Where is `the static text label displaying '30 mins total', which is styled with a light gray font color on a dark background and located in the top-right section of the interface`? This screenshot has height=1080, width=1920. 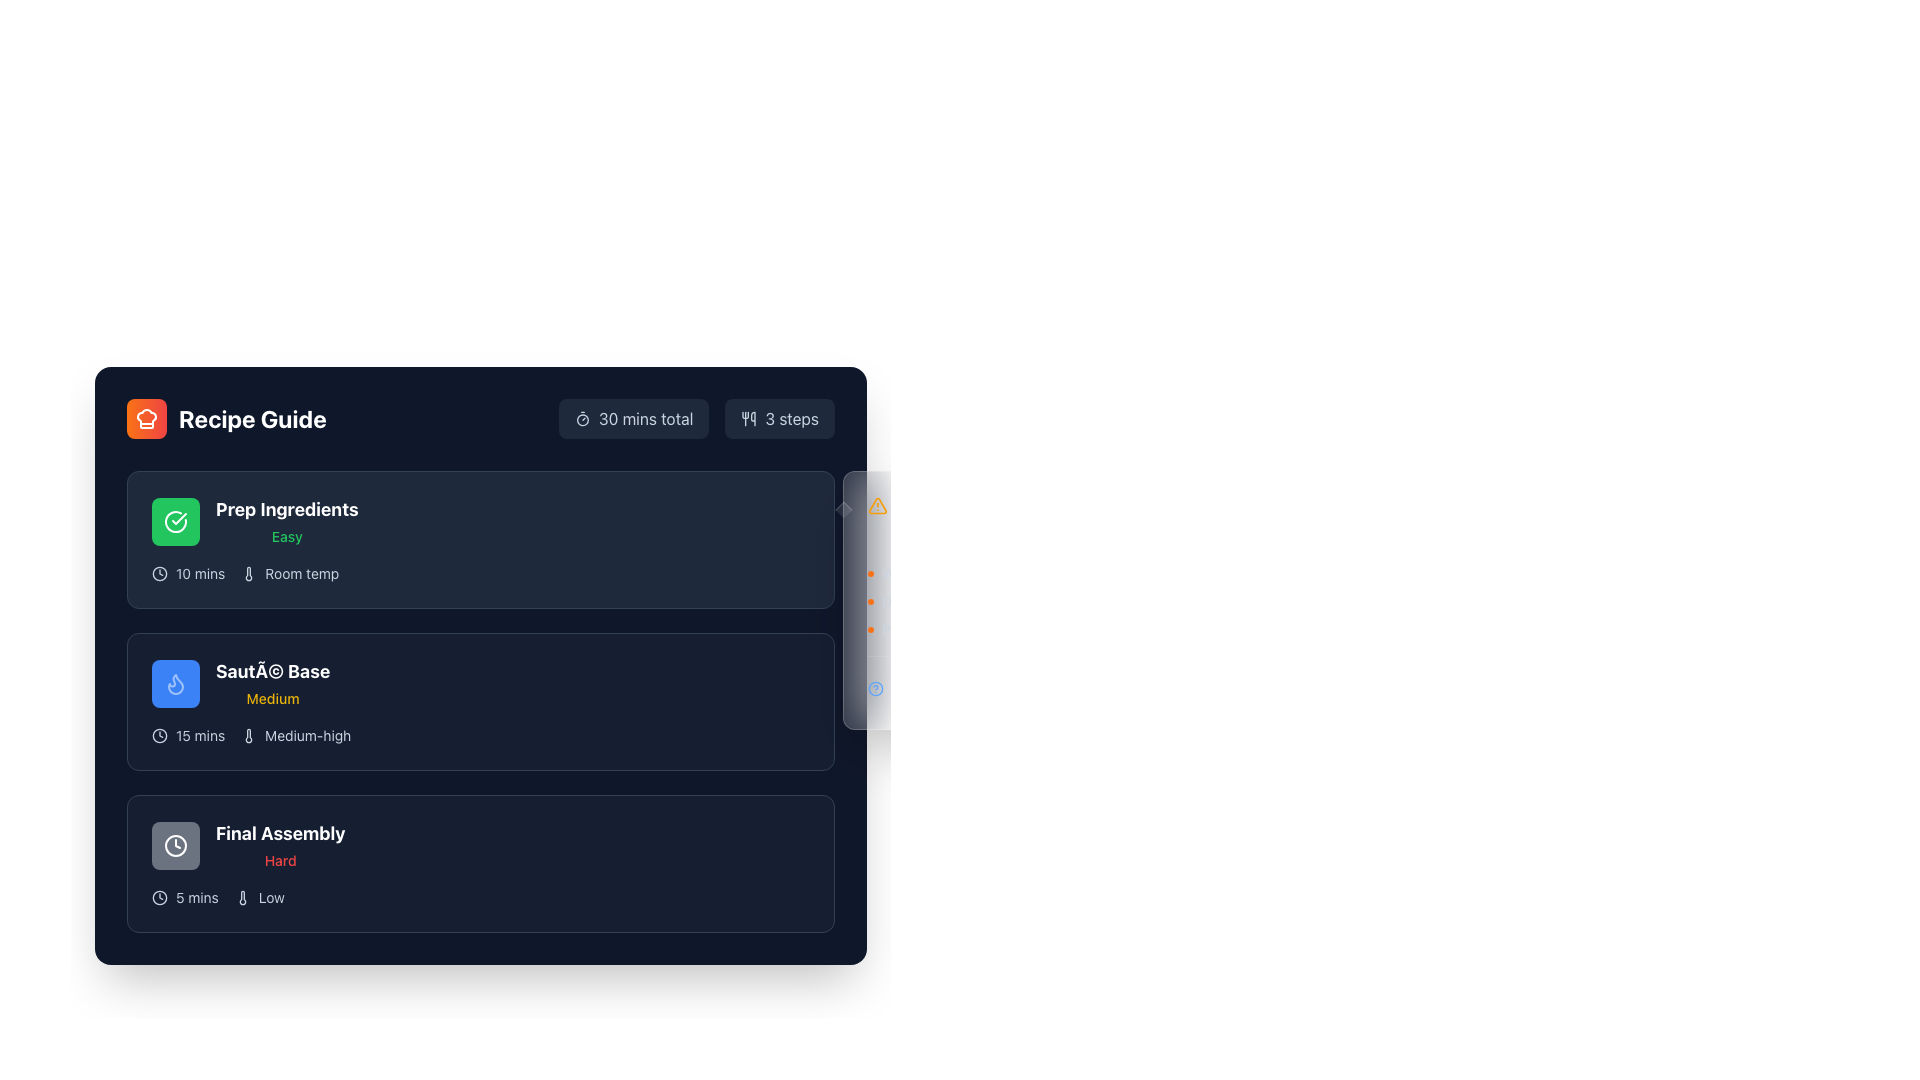 the static text label displaying '30 mins total', which is styled with a light gray font color on a dark background and located in the top-right section of the interface is located at coordinates (646, 418).